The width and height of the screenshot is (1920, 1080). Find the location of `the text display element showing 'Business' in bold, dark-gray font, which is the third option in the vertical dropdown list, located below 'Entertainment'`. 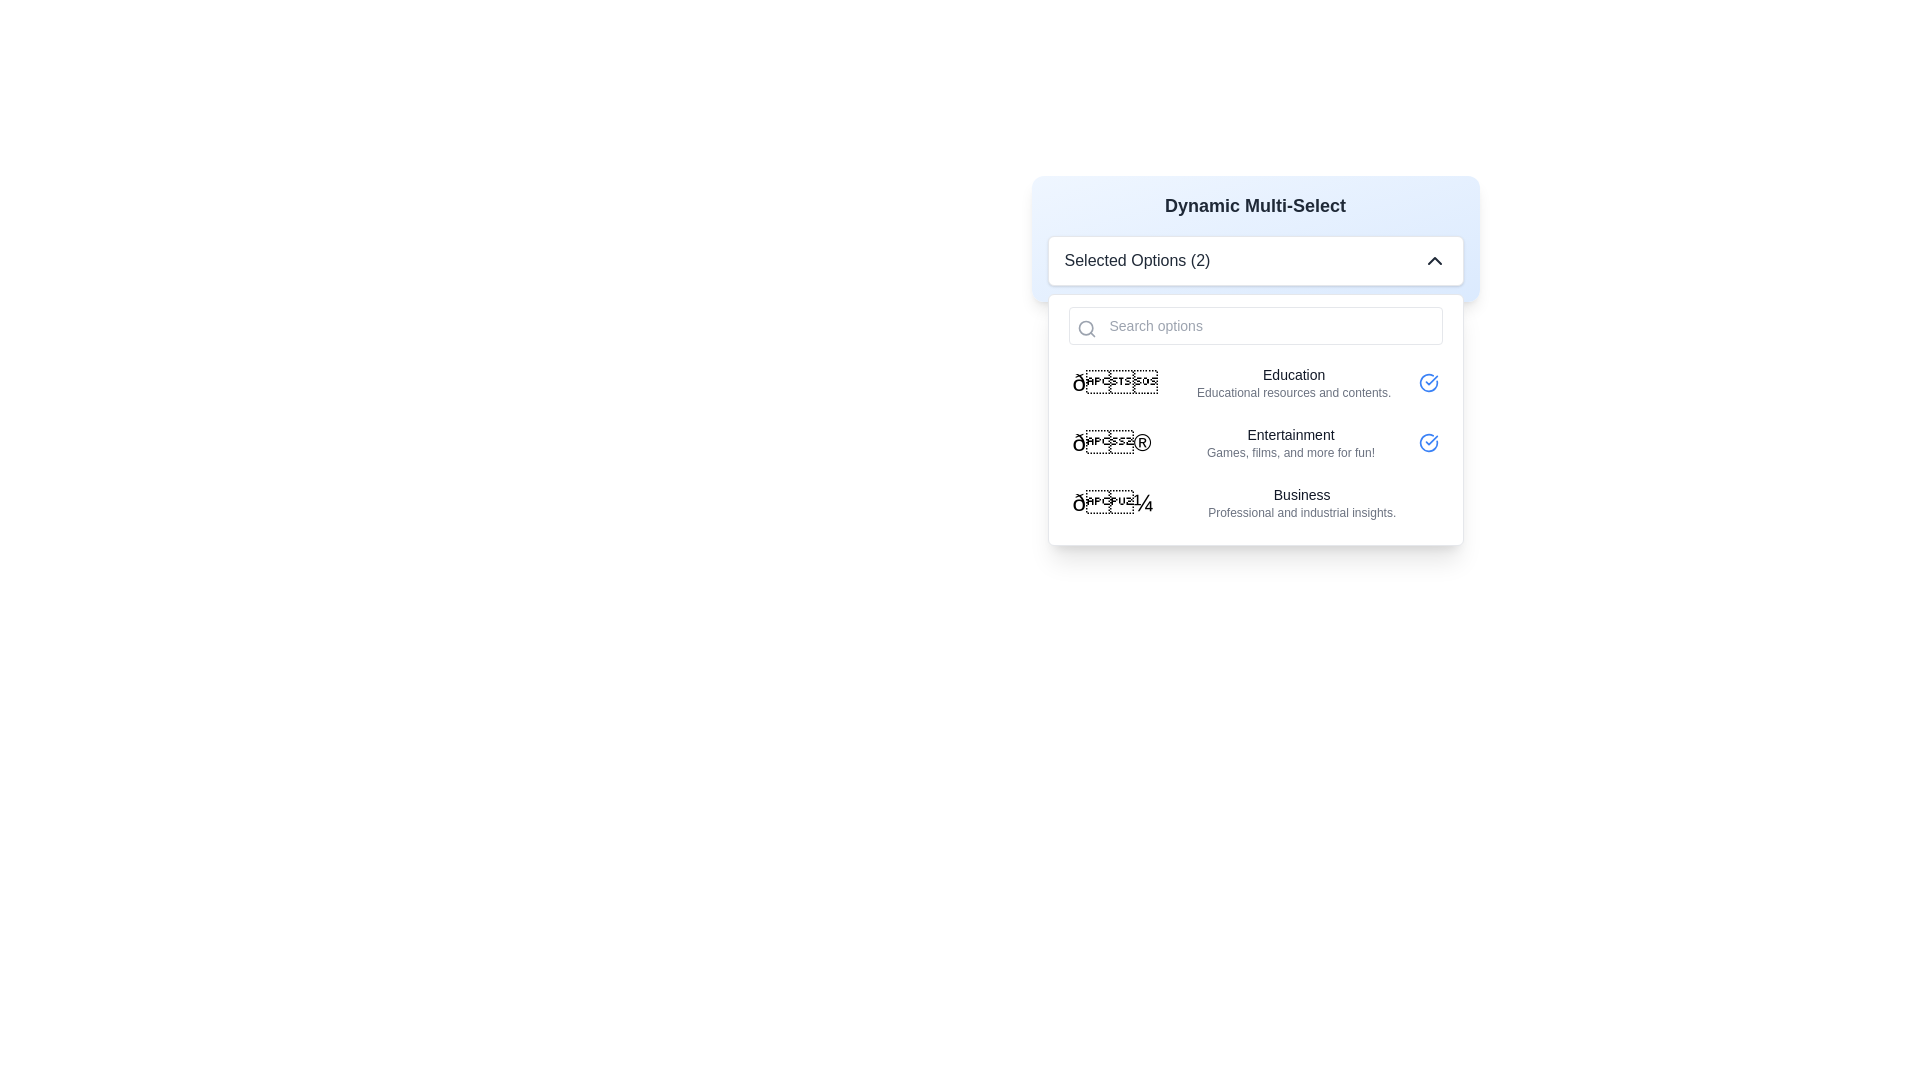

the text display element showing 'Business' in bold, dark-gray font, which is the third option in the vertical dropdown list, located below 'Entertainment' is located at coordinates (1302, 501).